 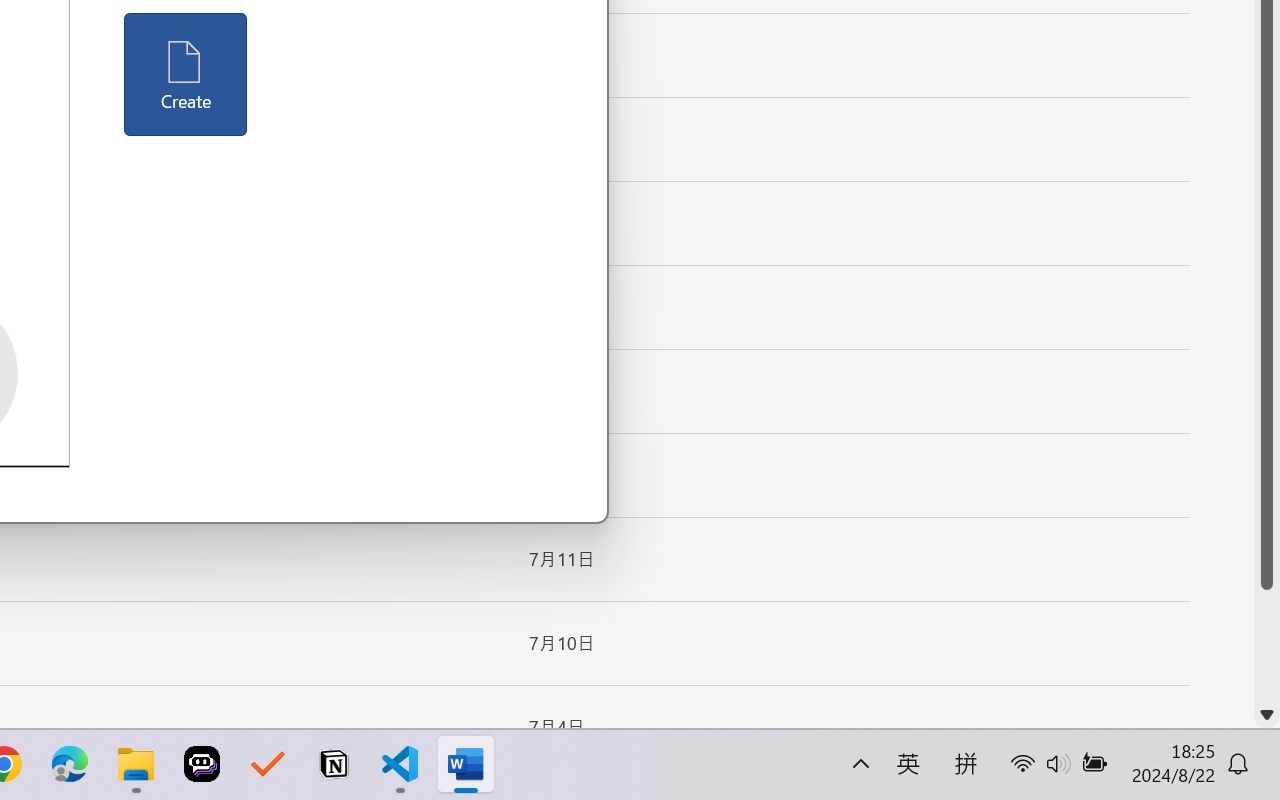 I want to click on 'Line down', so click(x=1266, y=714).